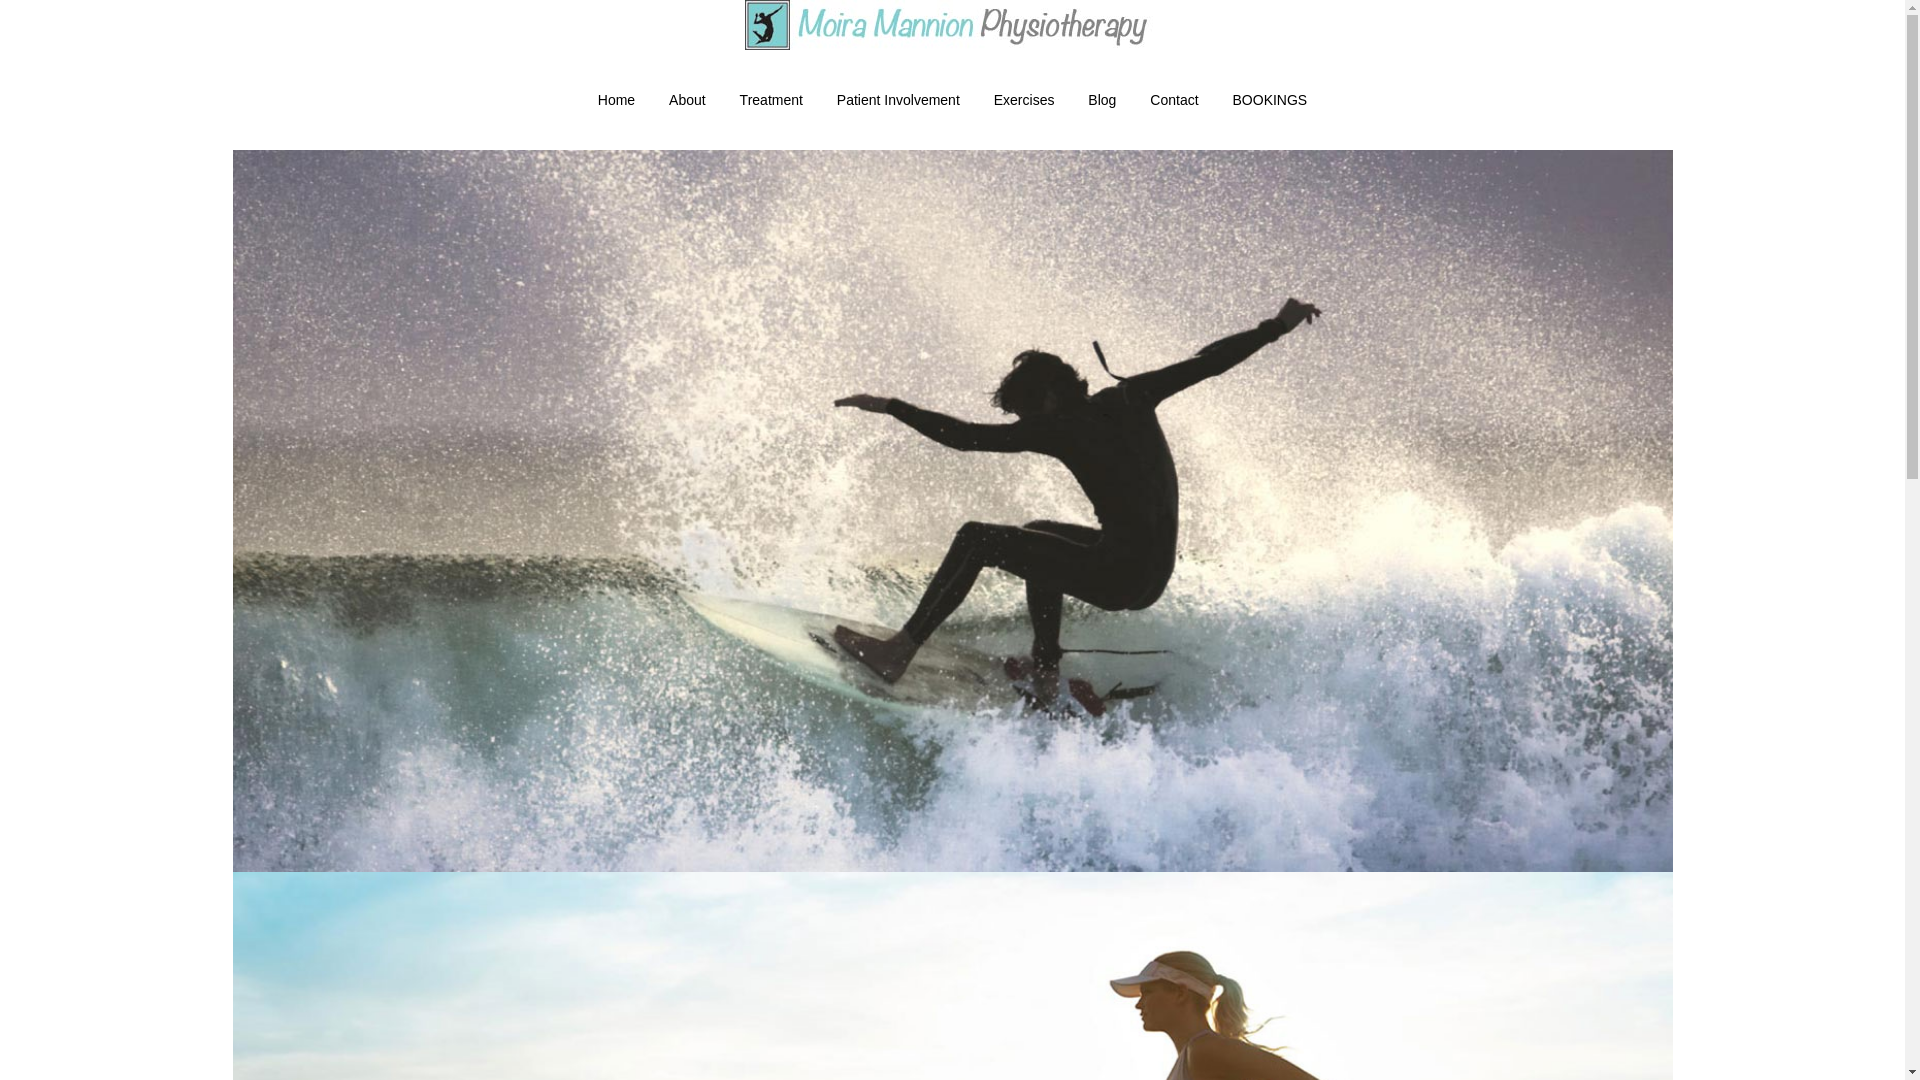 The height and width of the screenshot is (1080, 1920). I want to click on 'Blog', so click(1101, 100).